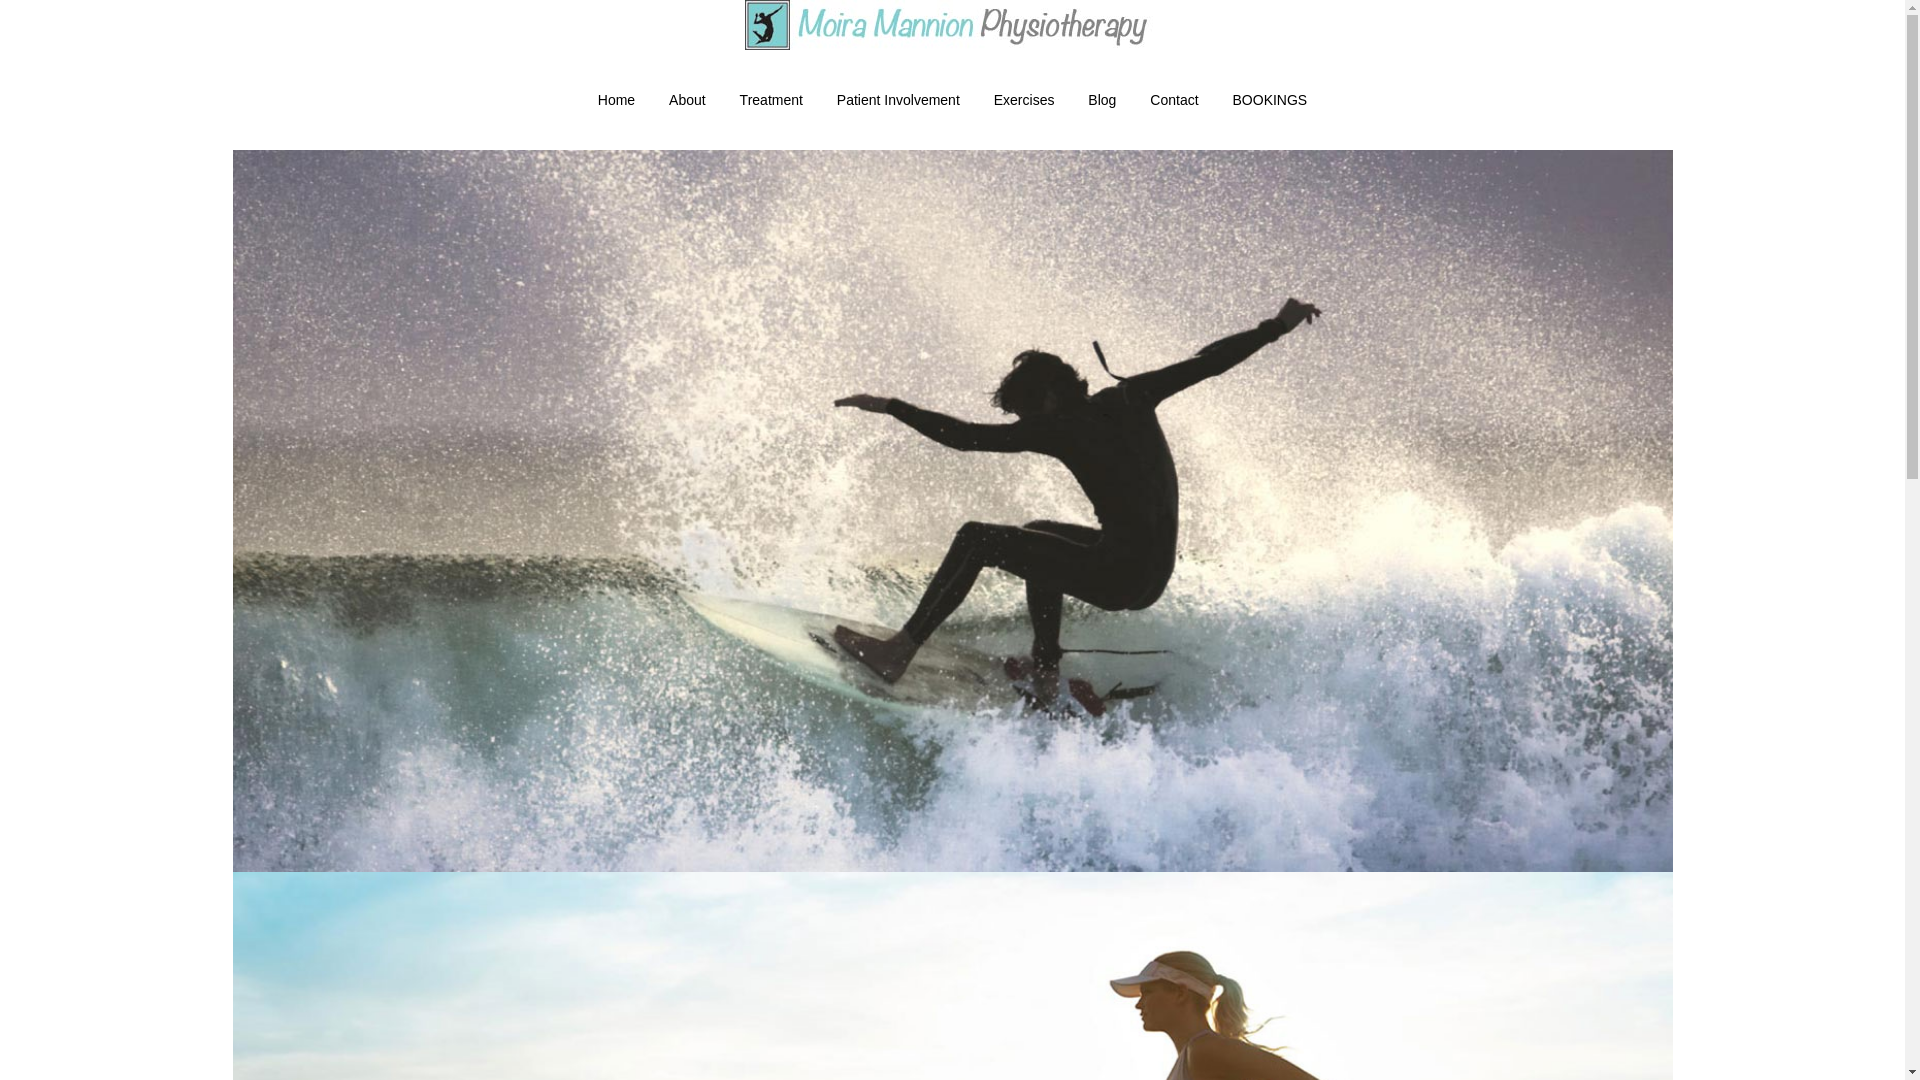 The height and width of the screenshot is (1080, 1920). I want to click on 'Blog', so click(1101, 100).